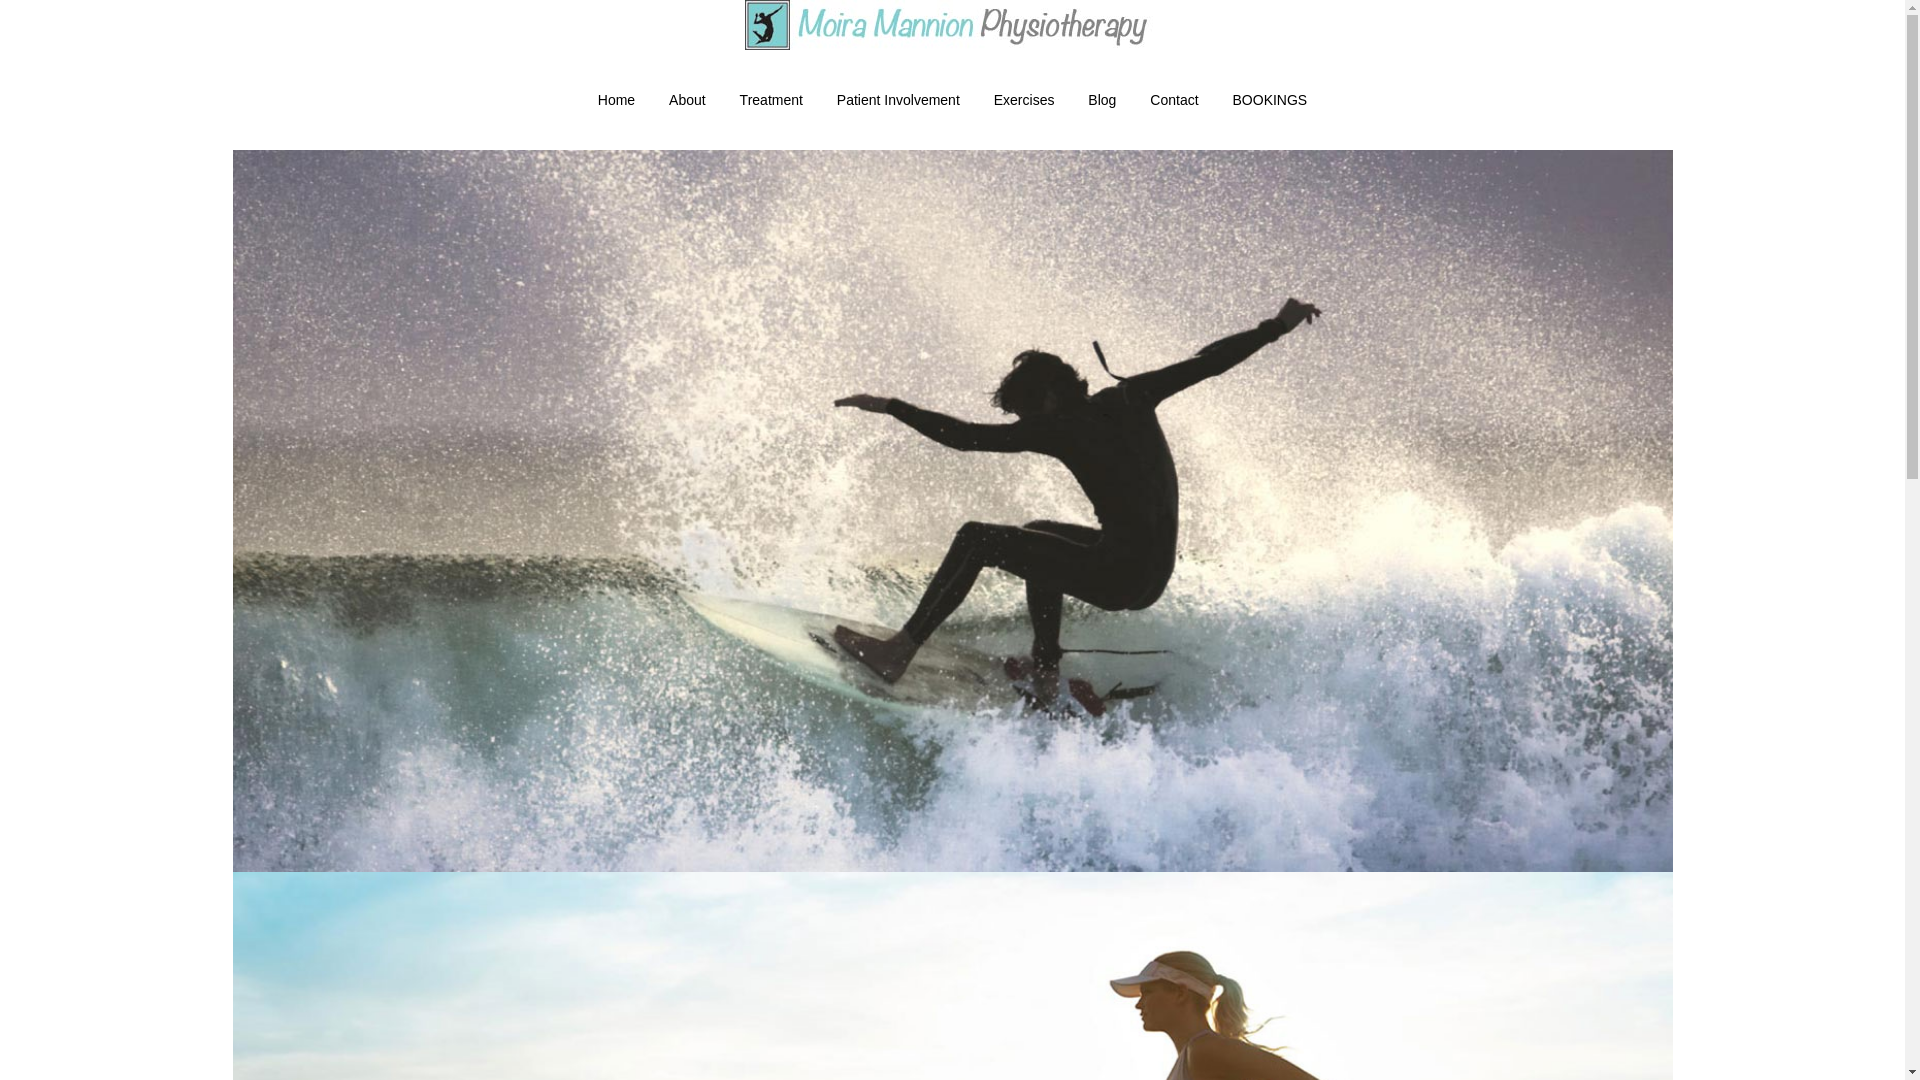 The height and width of the screenshot is (1080, 1920). I want to click on 'Blog', so click(1101, 100).